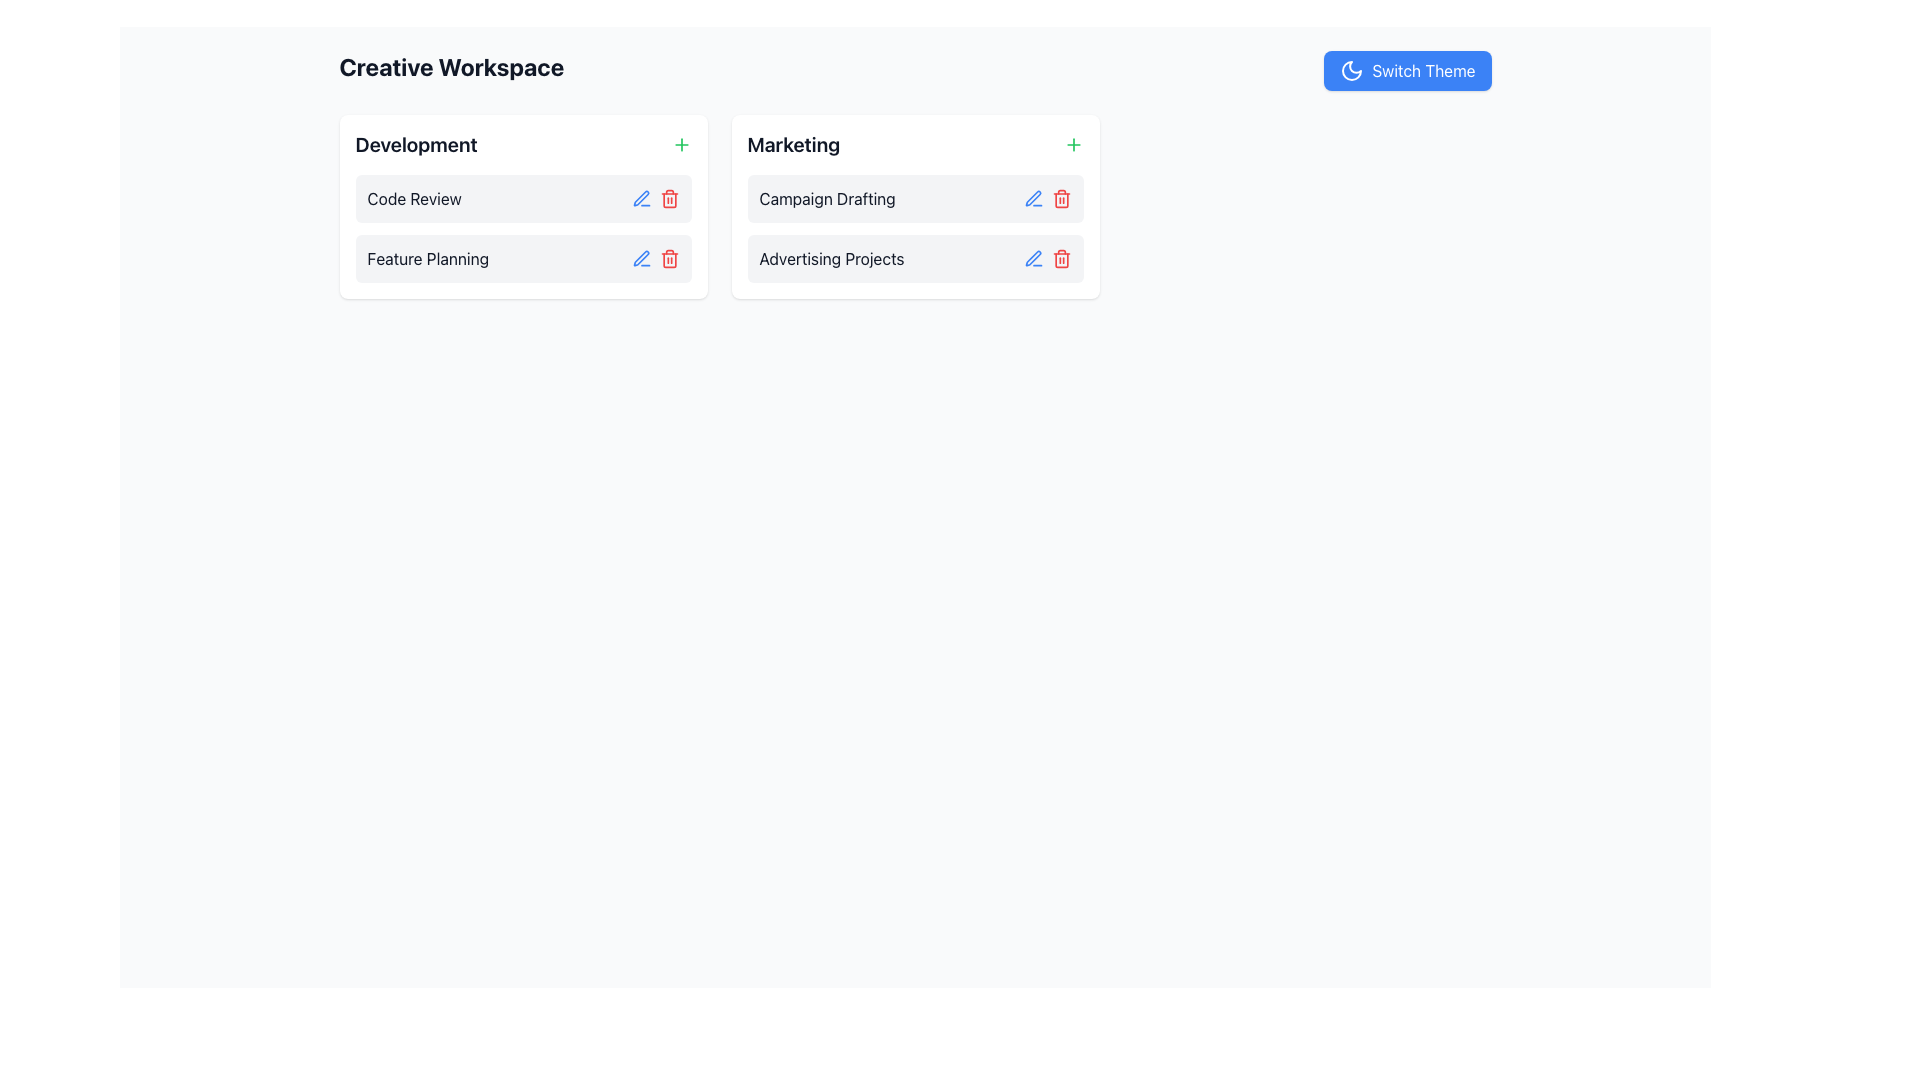 This screenshot has height=1080, width=1920. Describe the element at coordinates (1352, 69) in the screenshot. I see `the crescent moon icon within the blue 'Switch Theme' button` at that location.